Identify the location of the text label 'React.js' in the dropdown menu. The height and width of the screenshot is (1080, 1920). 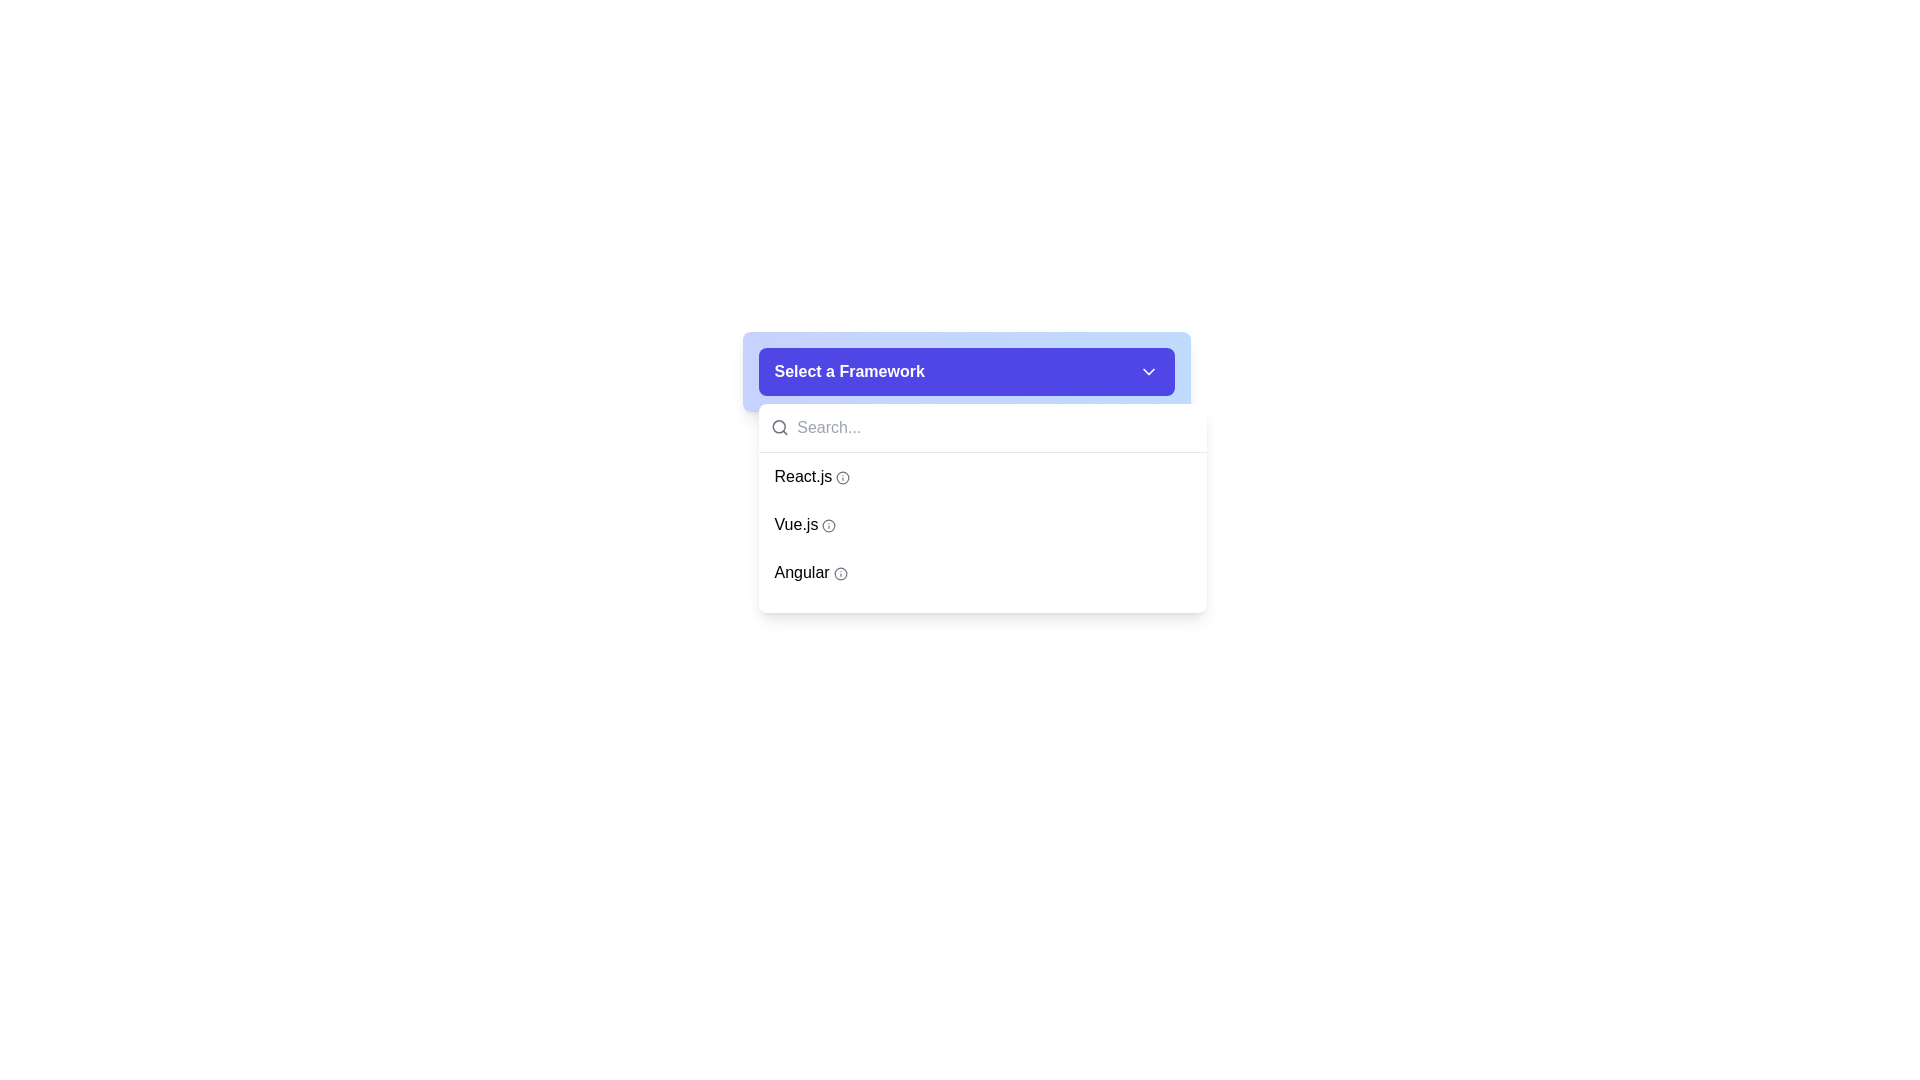
(812, 477).